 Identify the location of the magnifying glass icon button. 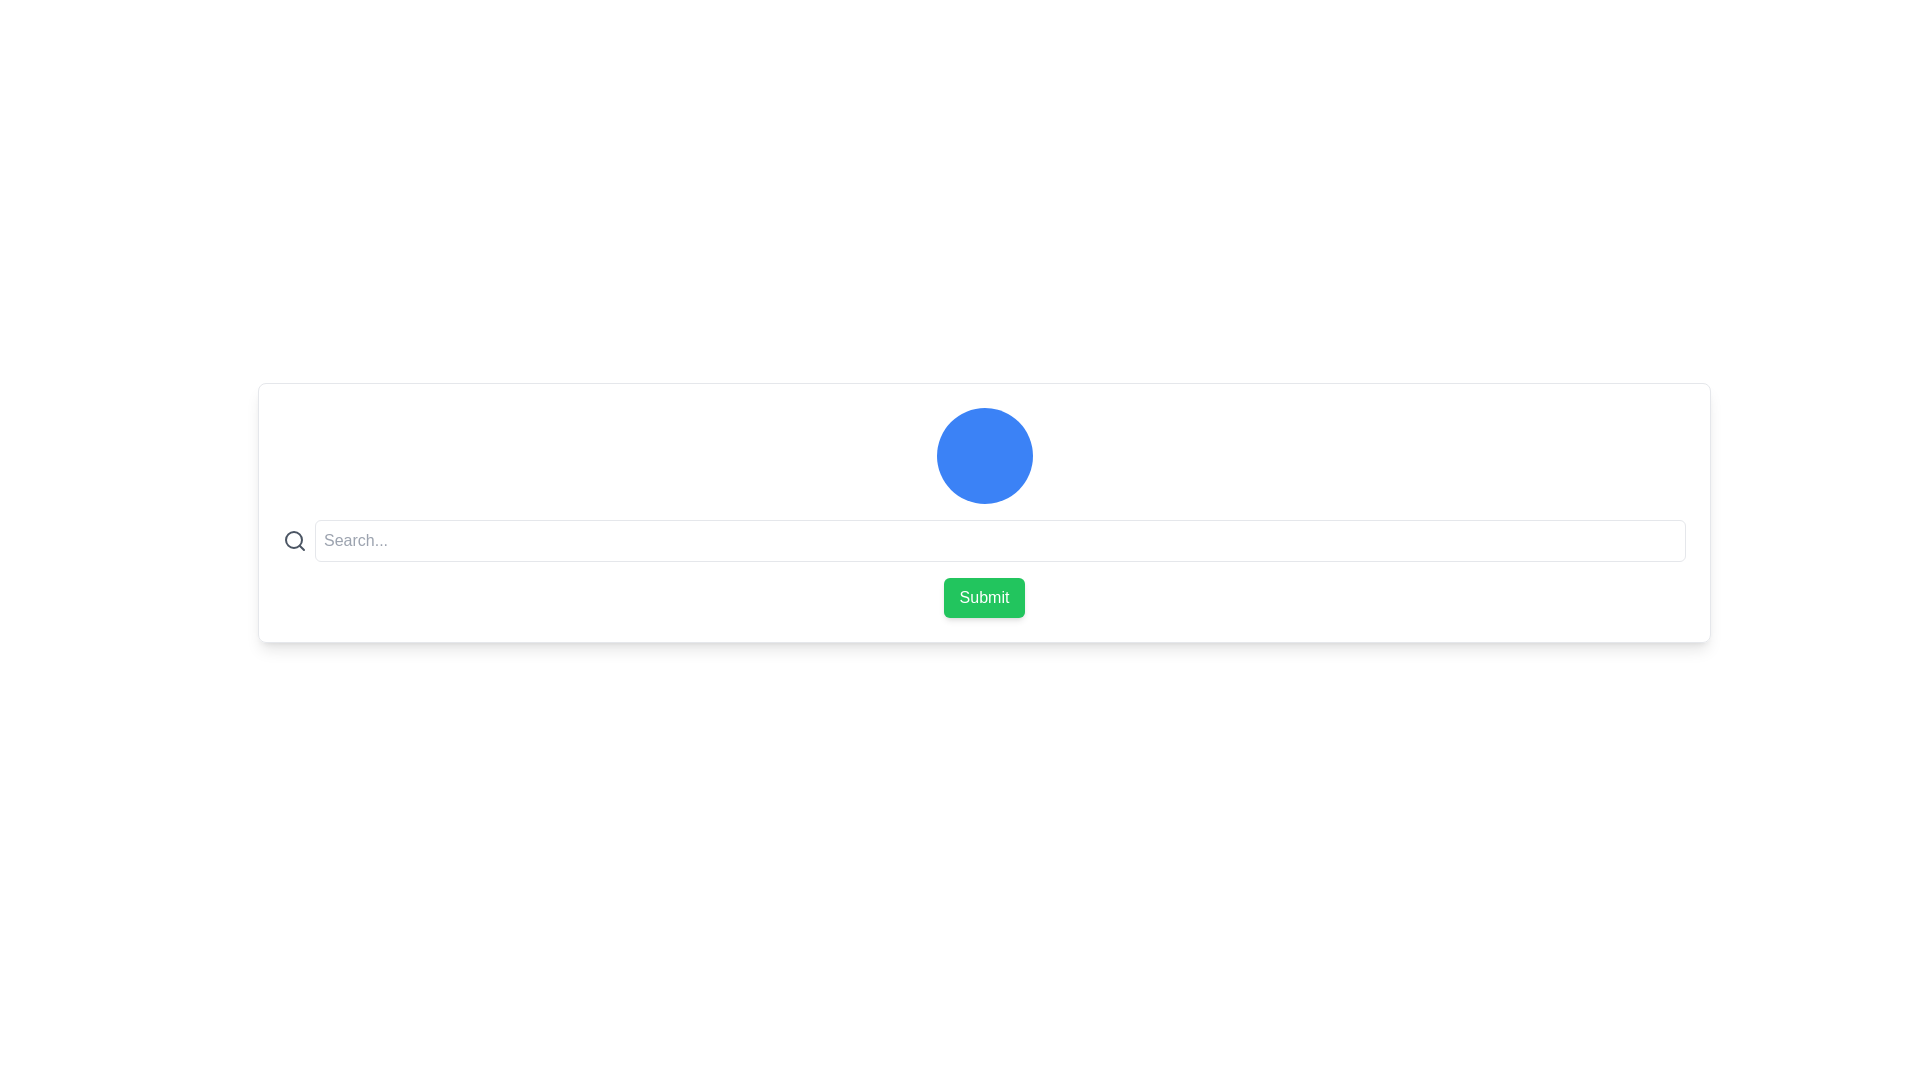
(293, 540).